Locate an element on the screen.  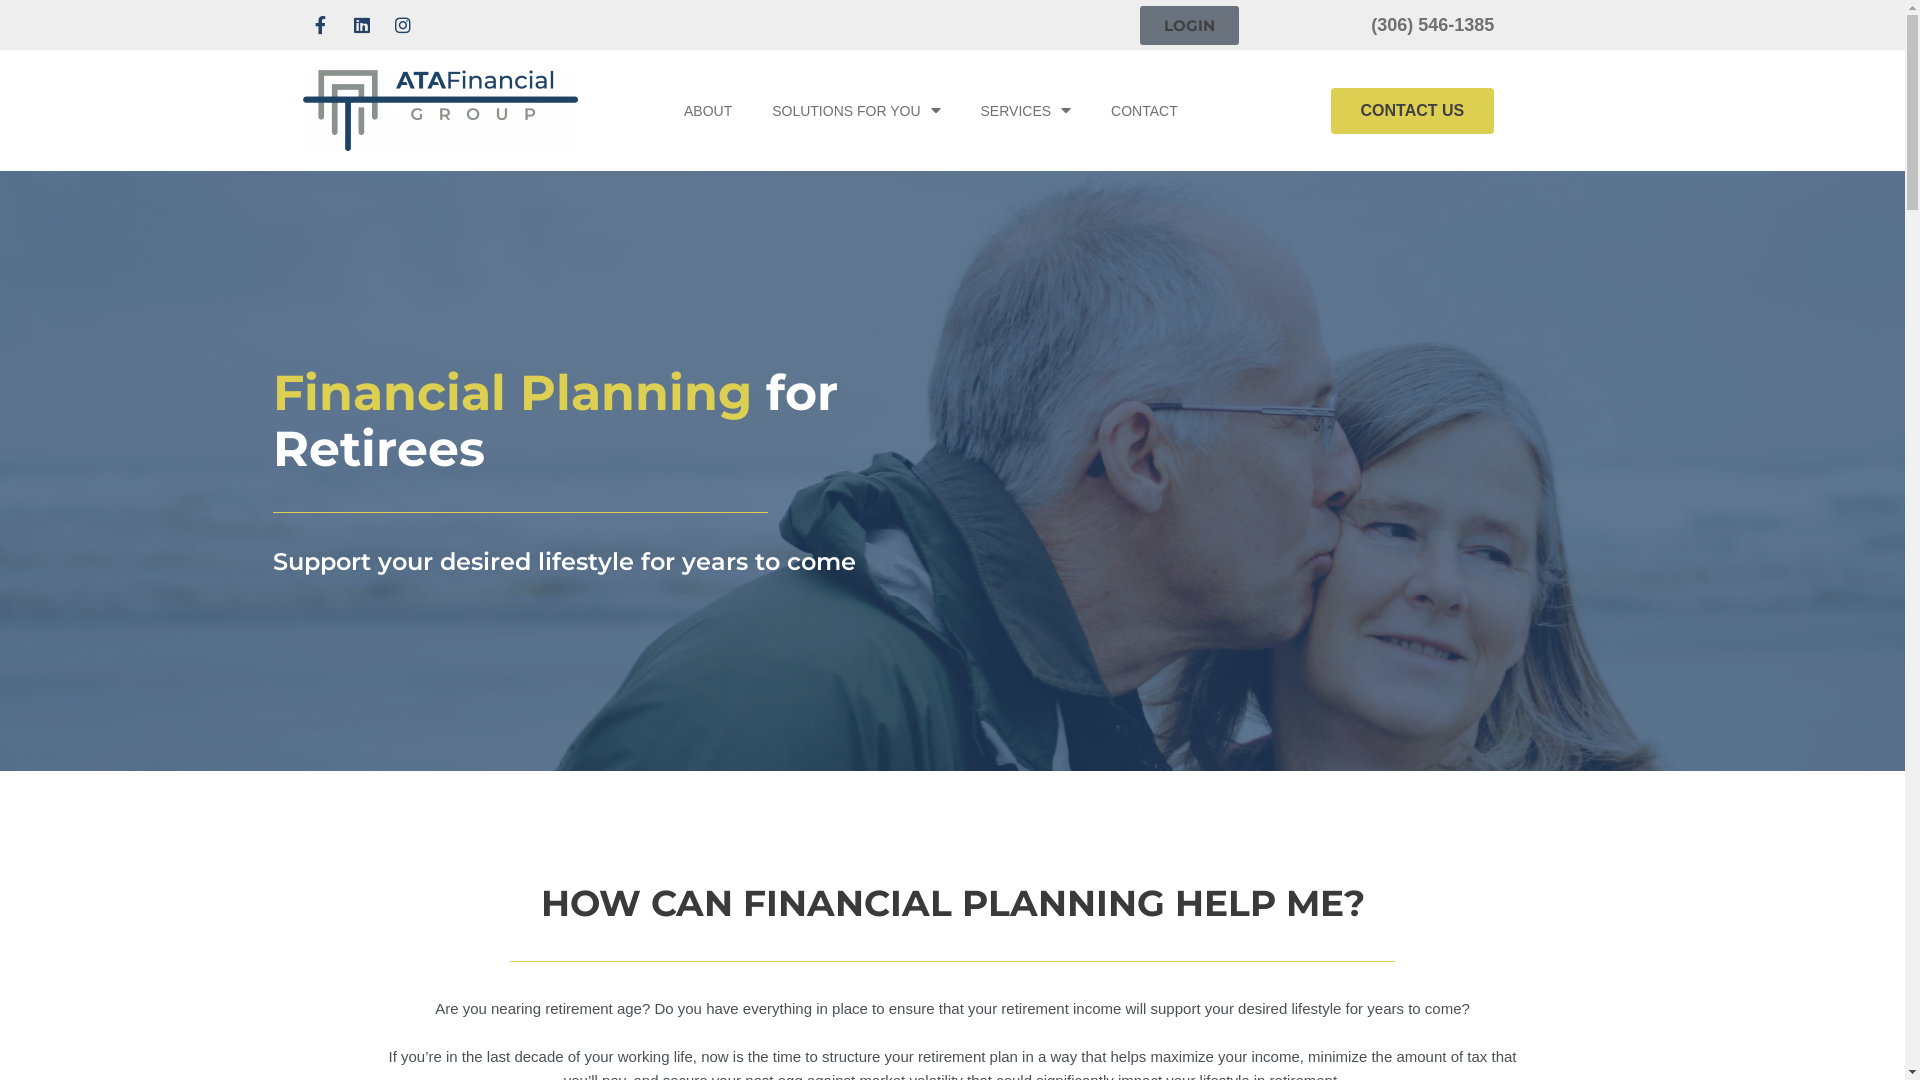
'SOLUTIONS FOR YOU' is located at coordinates (855, 111).